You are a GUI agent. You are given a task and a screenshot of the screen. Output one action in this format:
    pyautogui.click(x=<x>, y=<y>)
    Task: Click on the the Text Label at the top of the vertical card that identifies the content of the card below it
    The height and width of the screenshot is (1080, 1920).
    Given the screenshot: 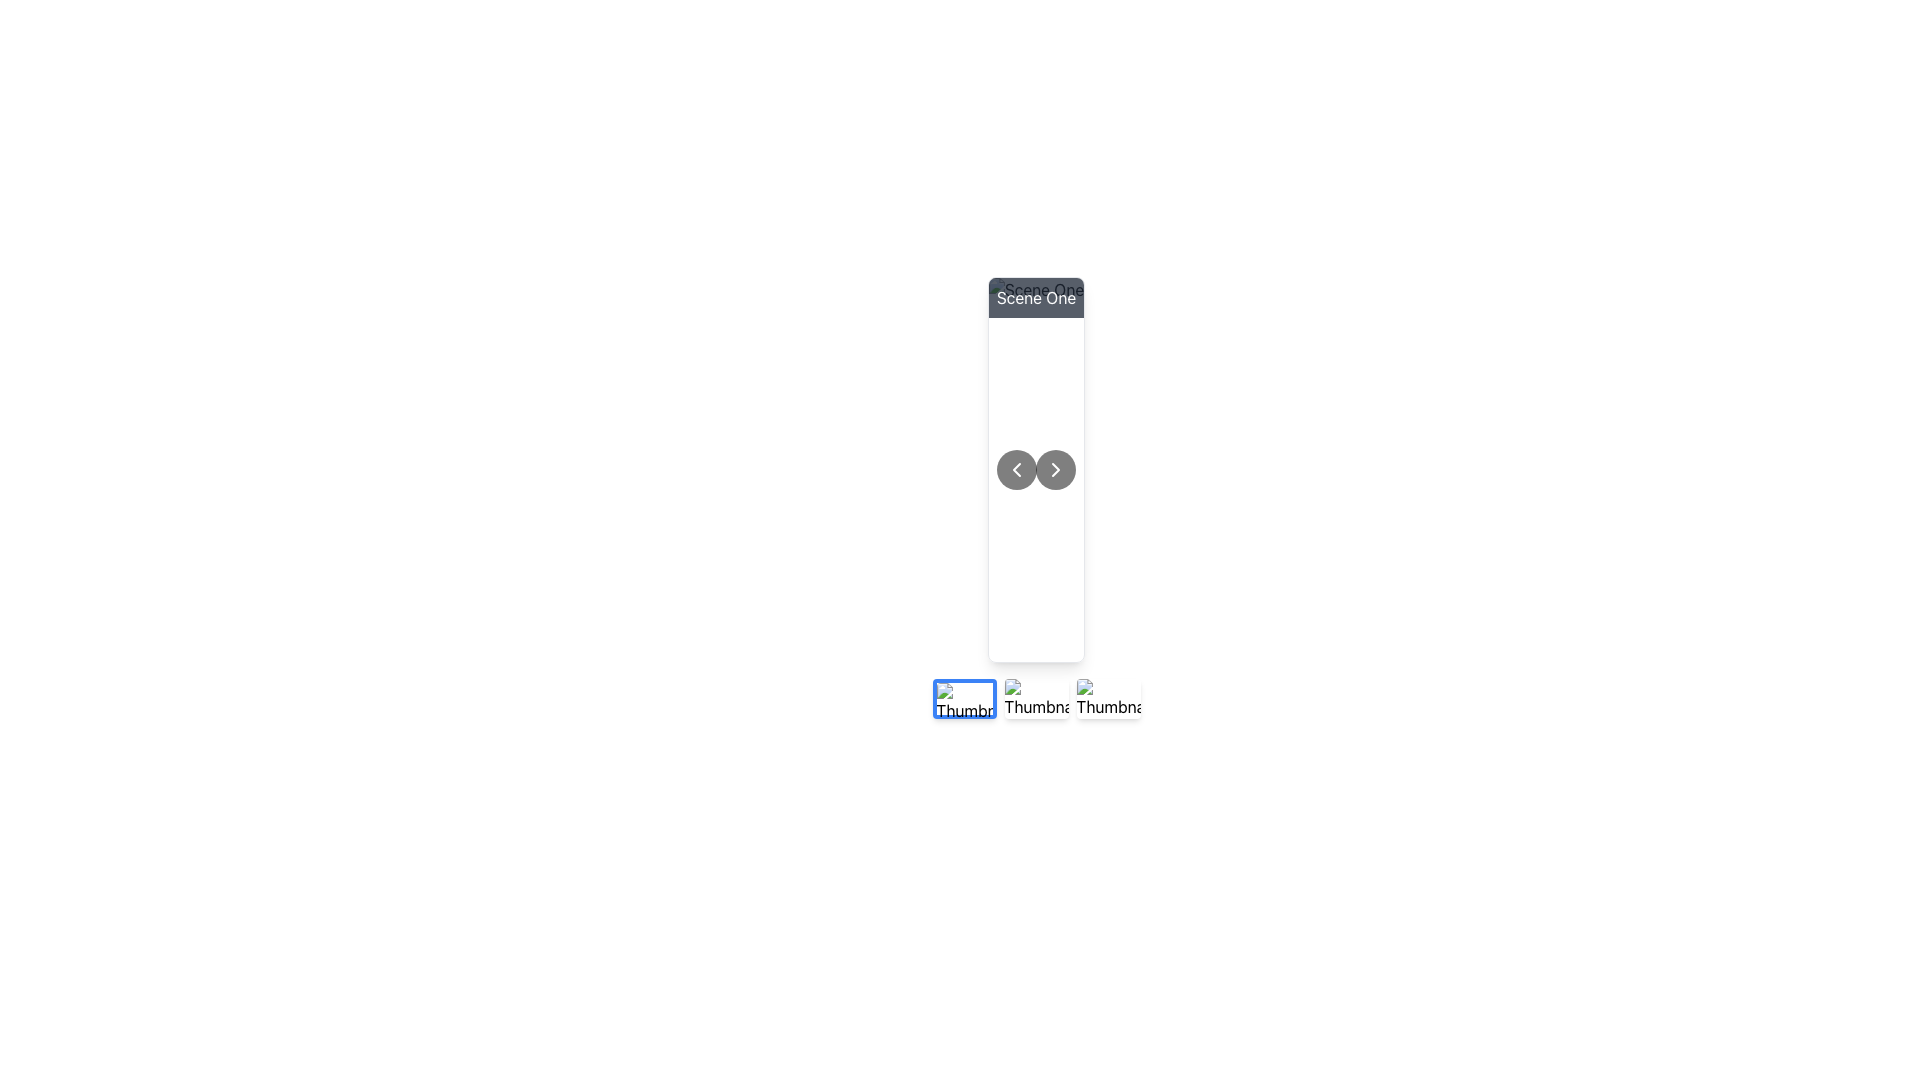 What is the action you would take?
    pyautogui.click(x=1036, y=297)
    